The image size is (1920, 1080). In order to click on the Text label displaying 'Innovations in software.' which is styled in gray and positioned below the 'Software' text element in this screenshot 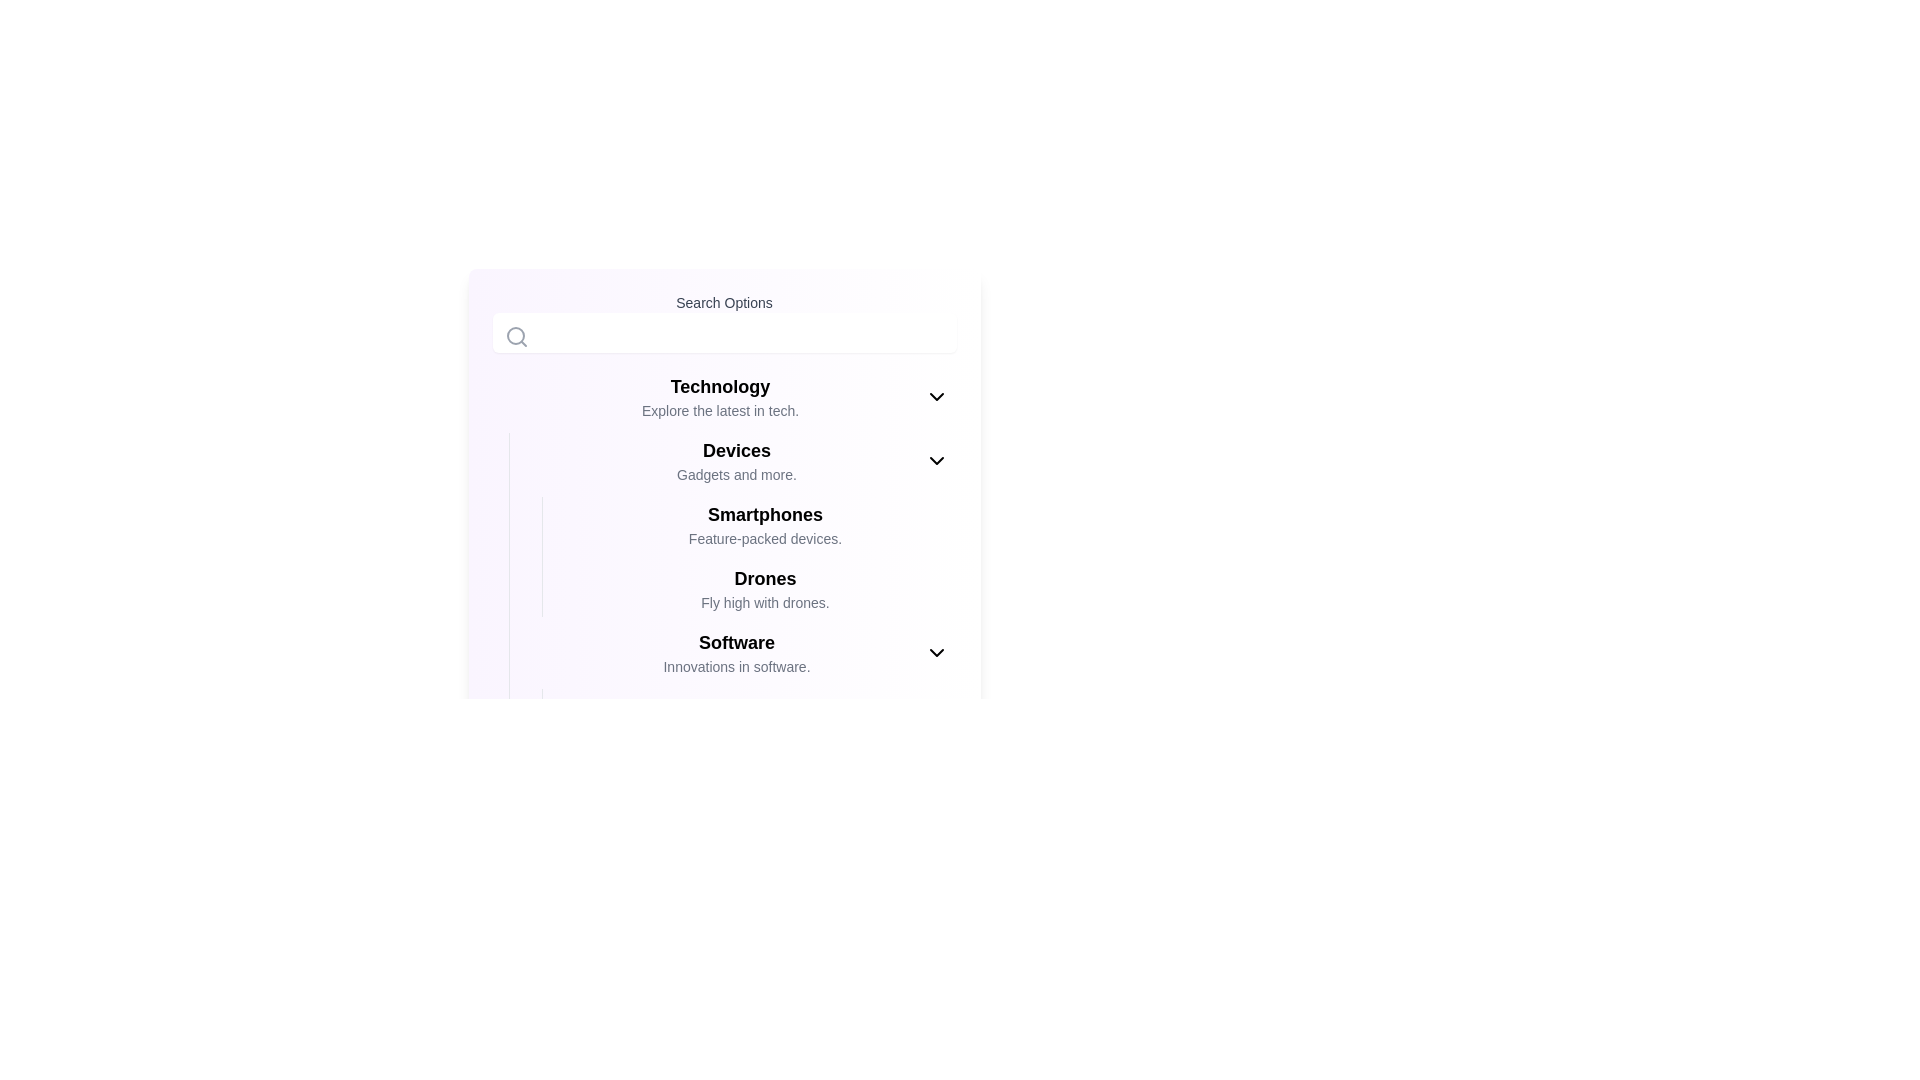, I will do `click(736, 667)`.